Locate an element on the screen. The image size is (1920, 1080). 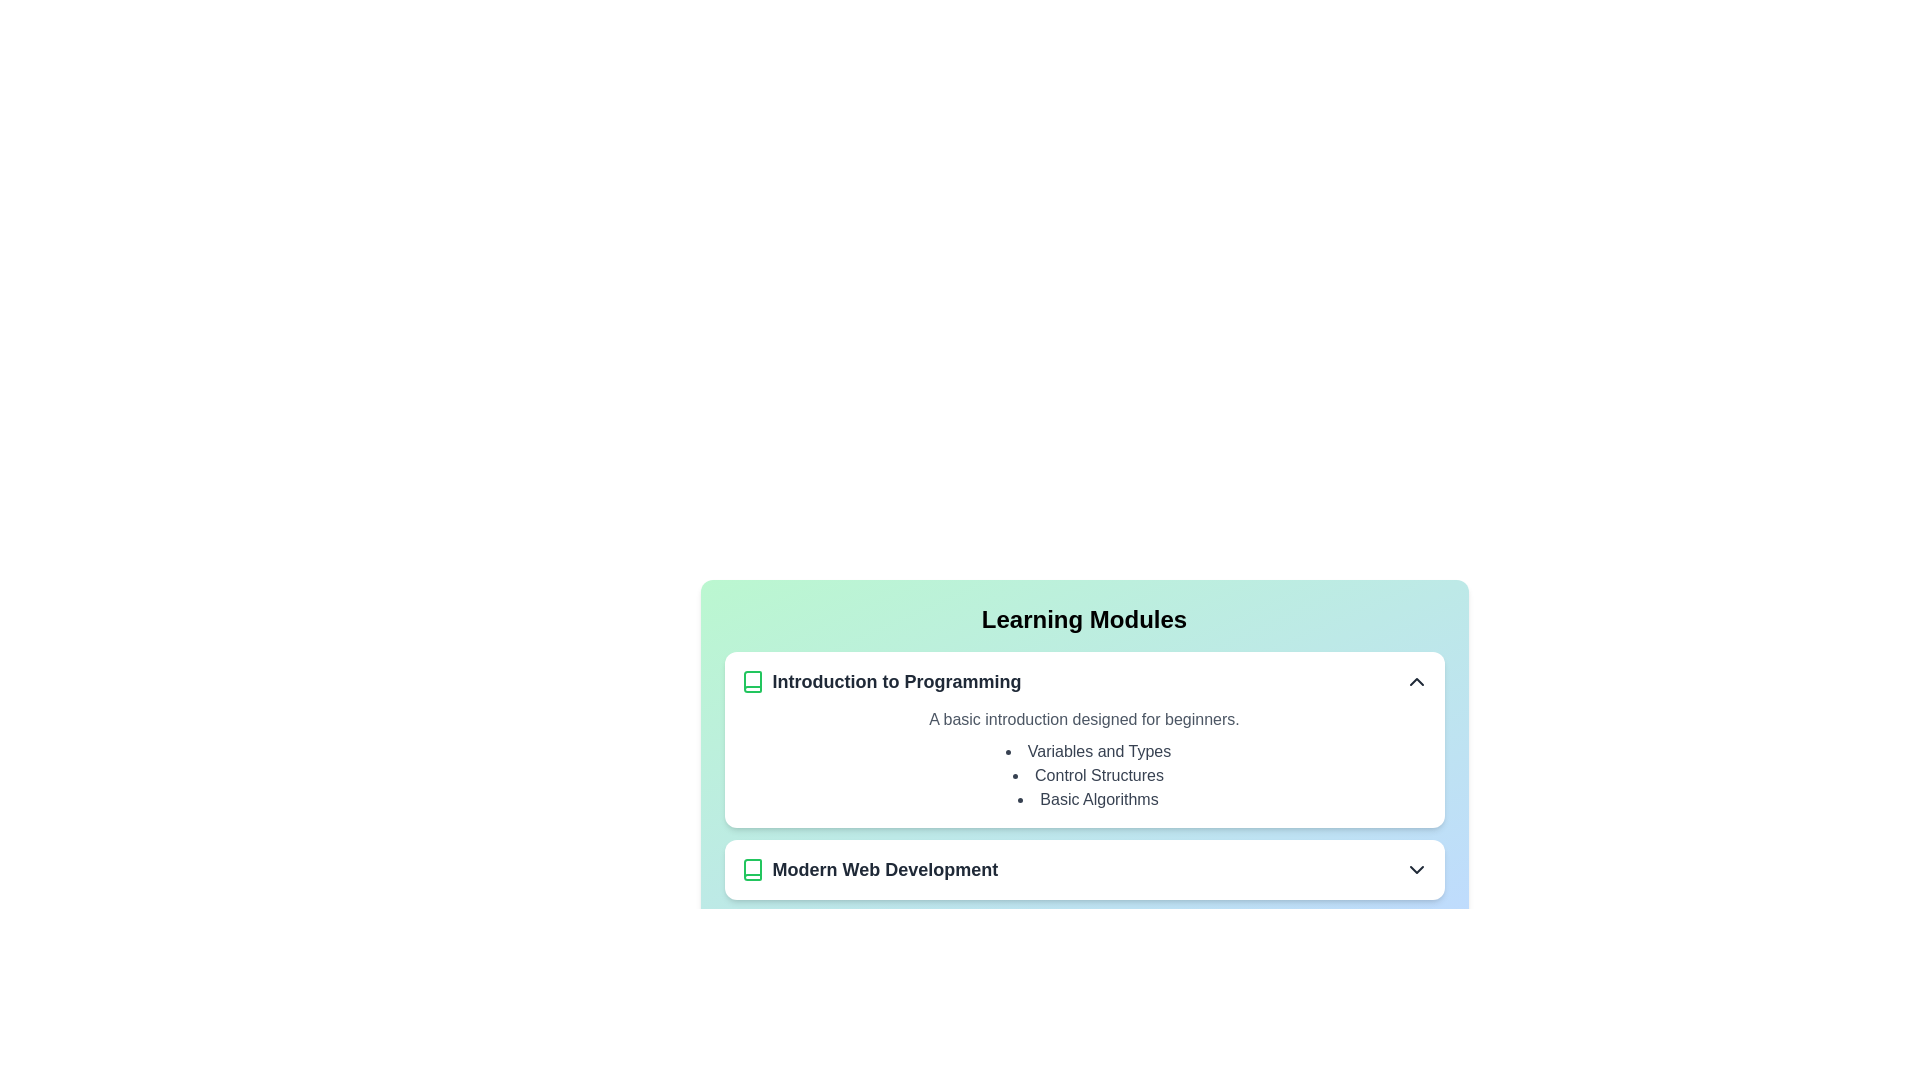
the Icon button located at the far right of the 'Introduction to Programming' section is located at coordinates (1415, 681).